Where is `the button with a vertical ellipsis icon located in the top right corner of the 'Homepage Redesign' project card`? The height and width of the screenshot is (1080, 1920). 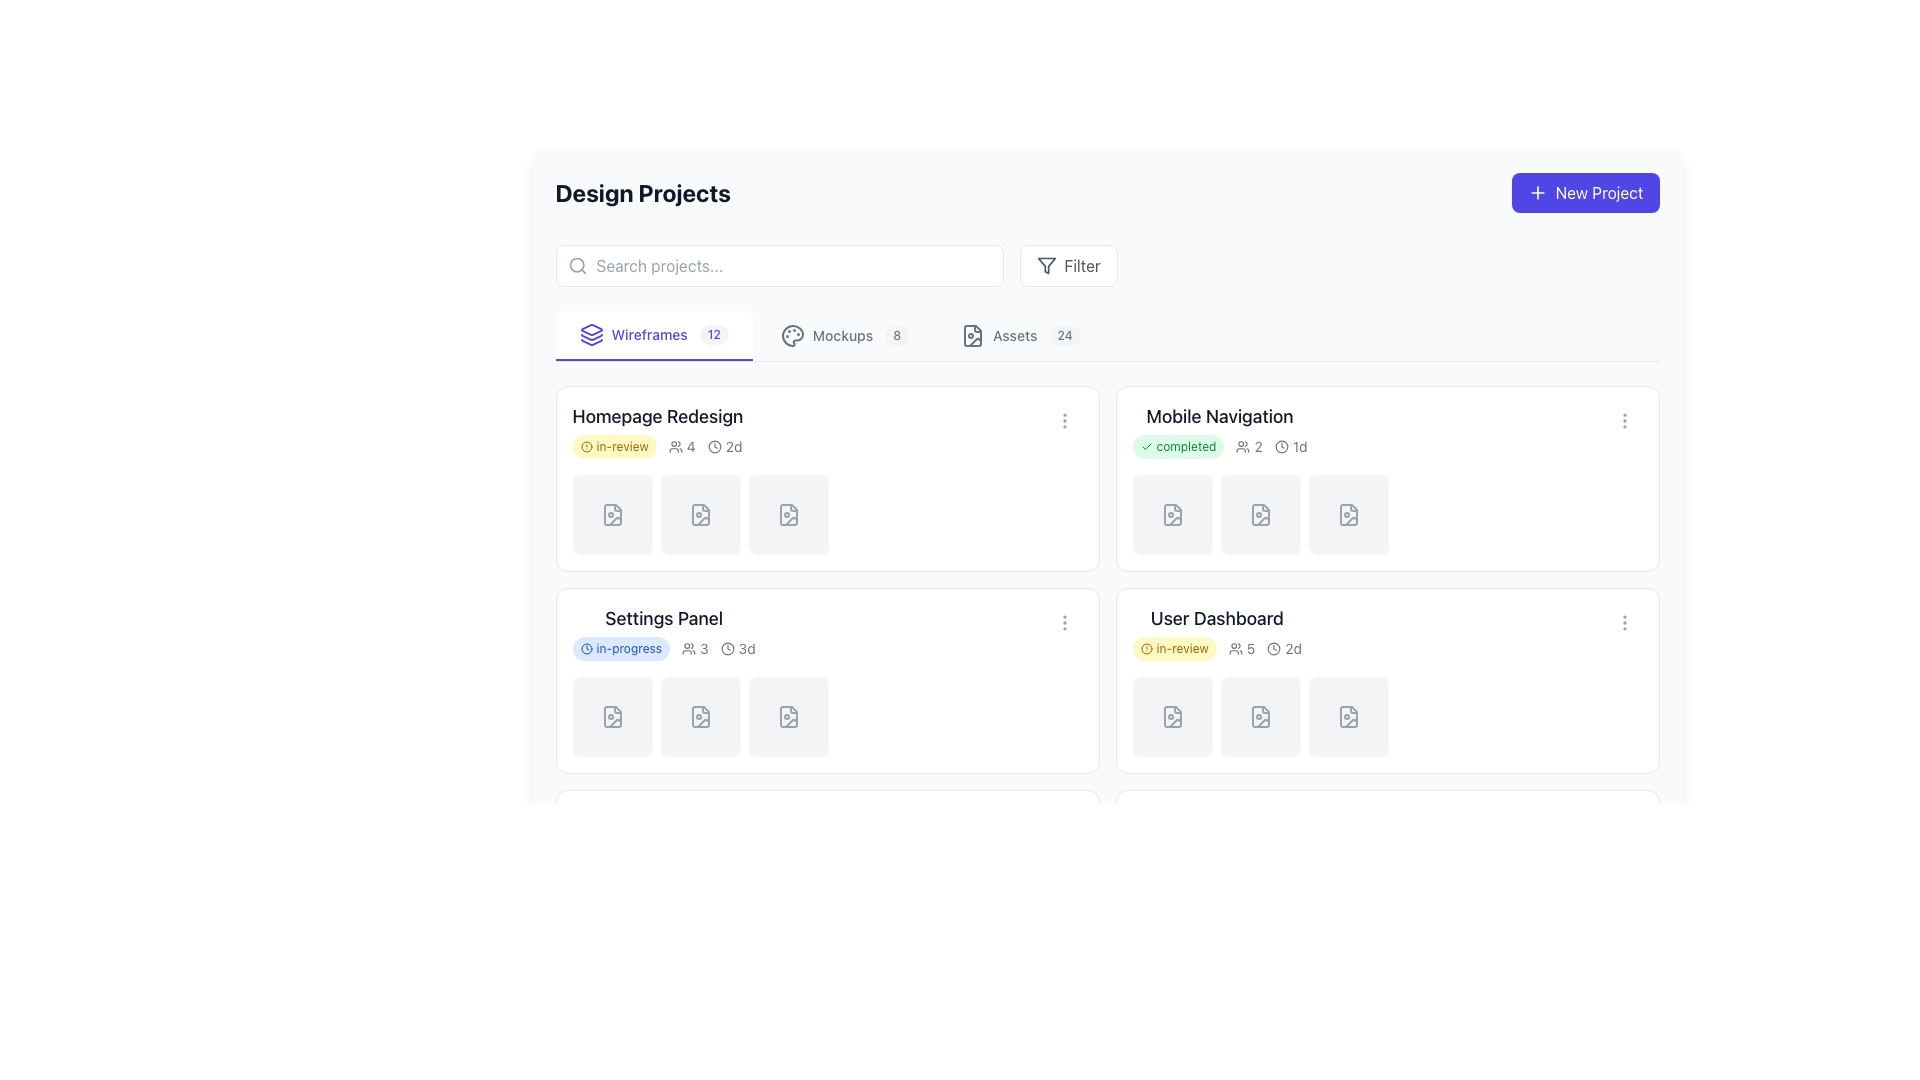 the button with a vertical ellipsis icon located in the top right corner of the 'Homepage Redesign' project card is located at coordinates (1063, 419).